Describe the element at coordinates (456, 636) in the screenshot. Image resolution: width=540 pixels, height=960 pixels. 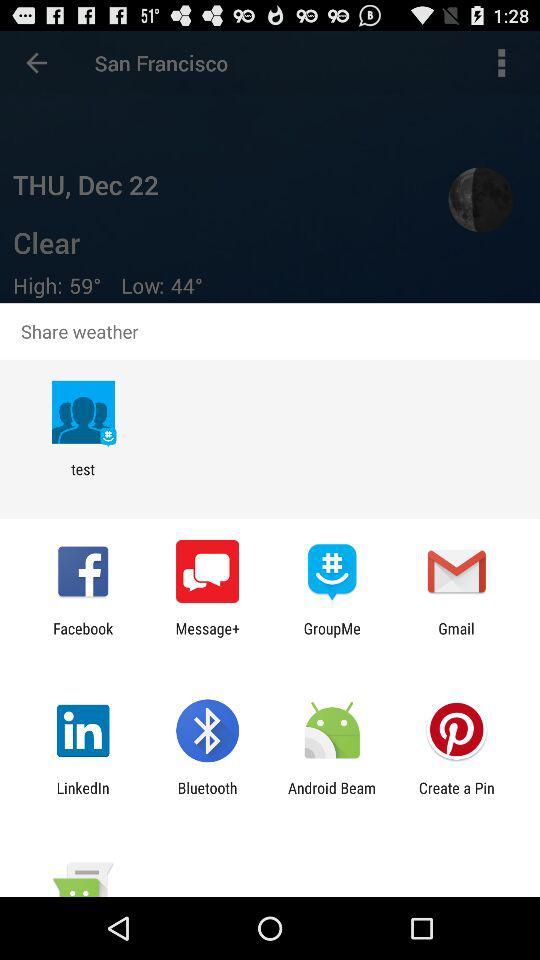
I see `the gmail item` at that location.